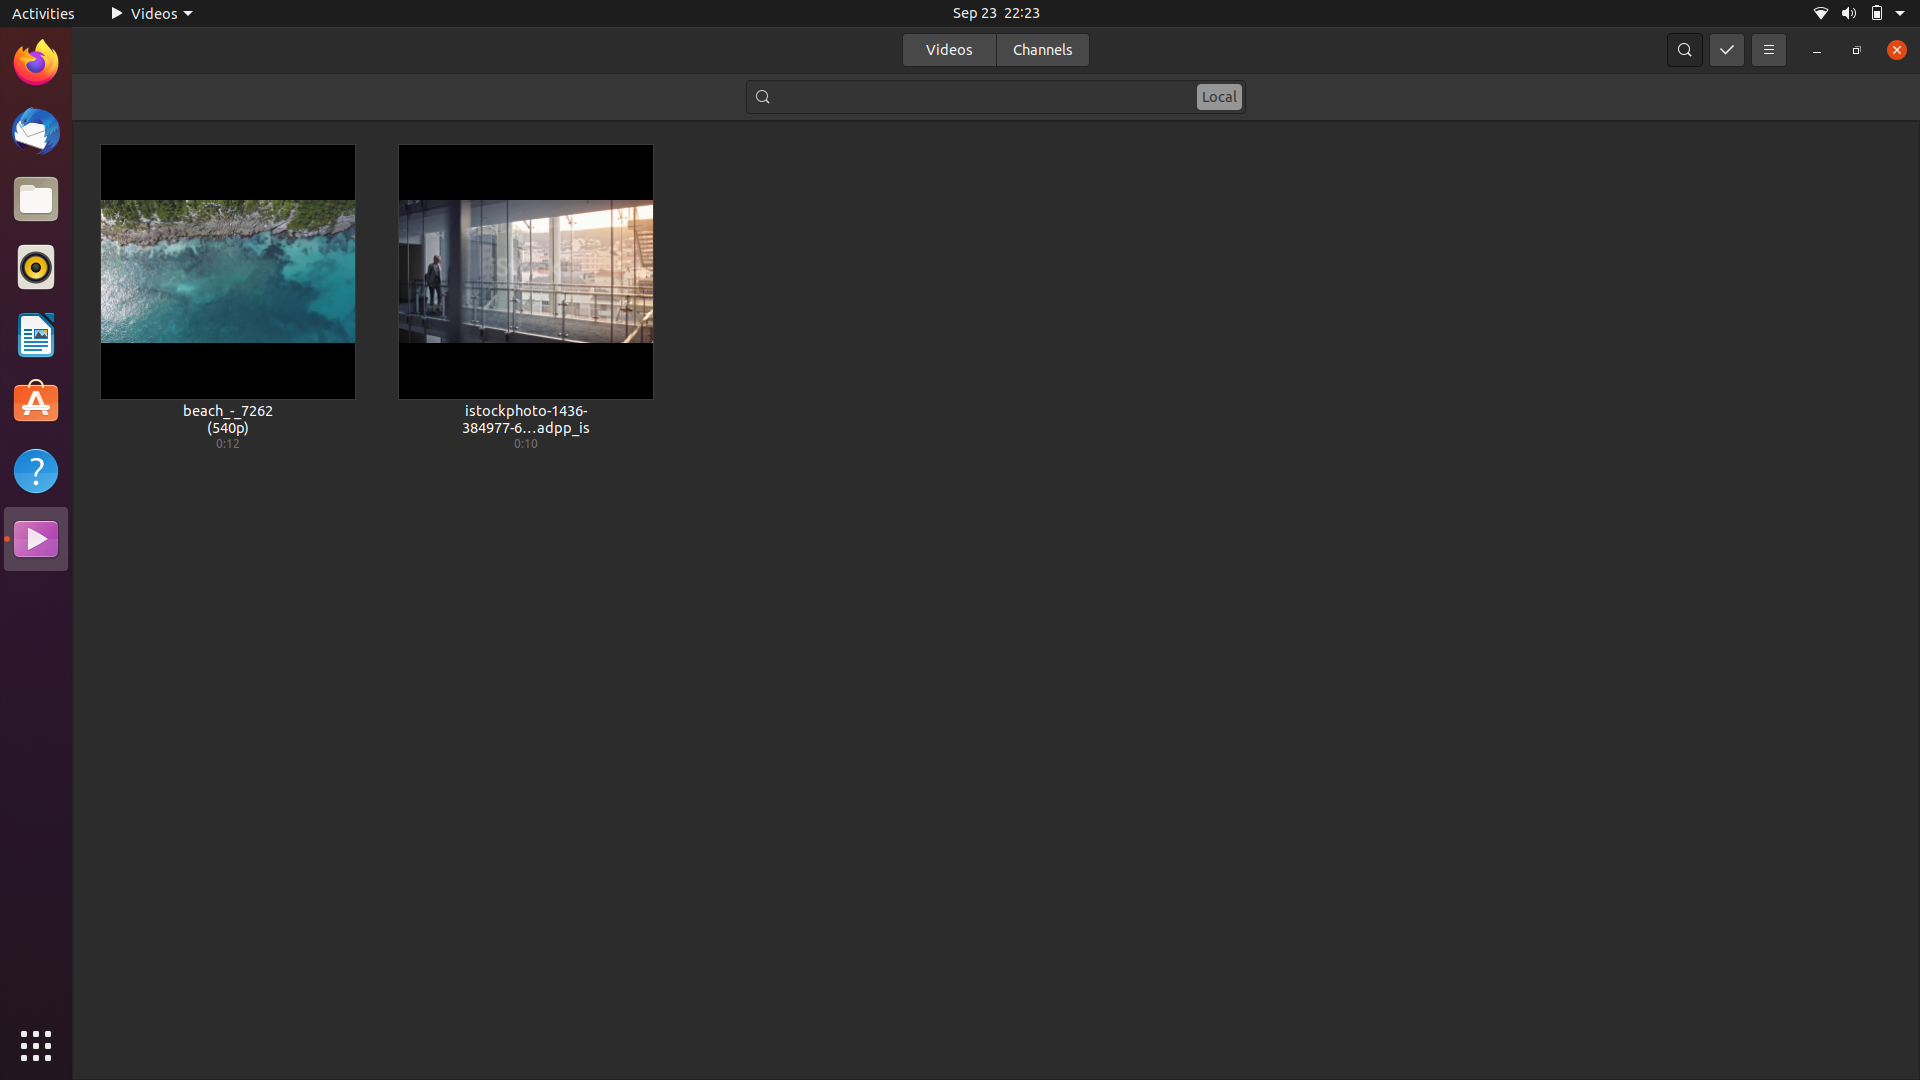  What do you see at coordinates (1041, 48) in the screenshot?
I see `the first video in the Channels tab` at bounding box center [1041, 48].